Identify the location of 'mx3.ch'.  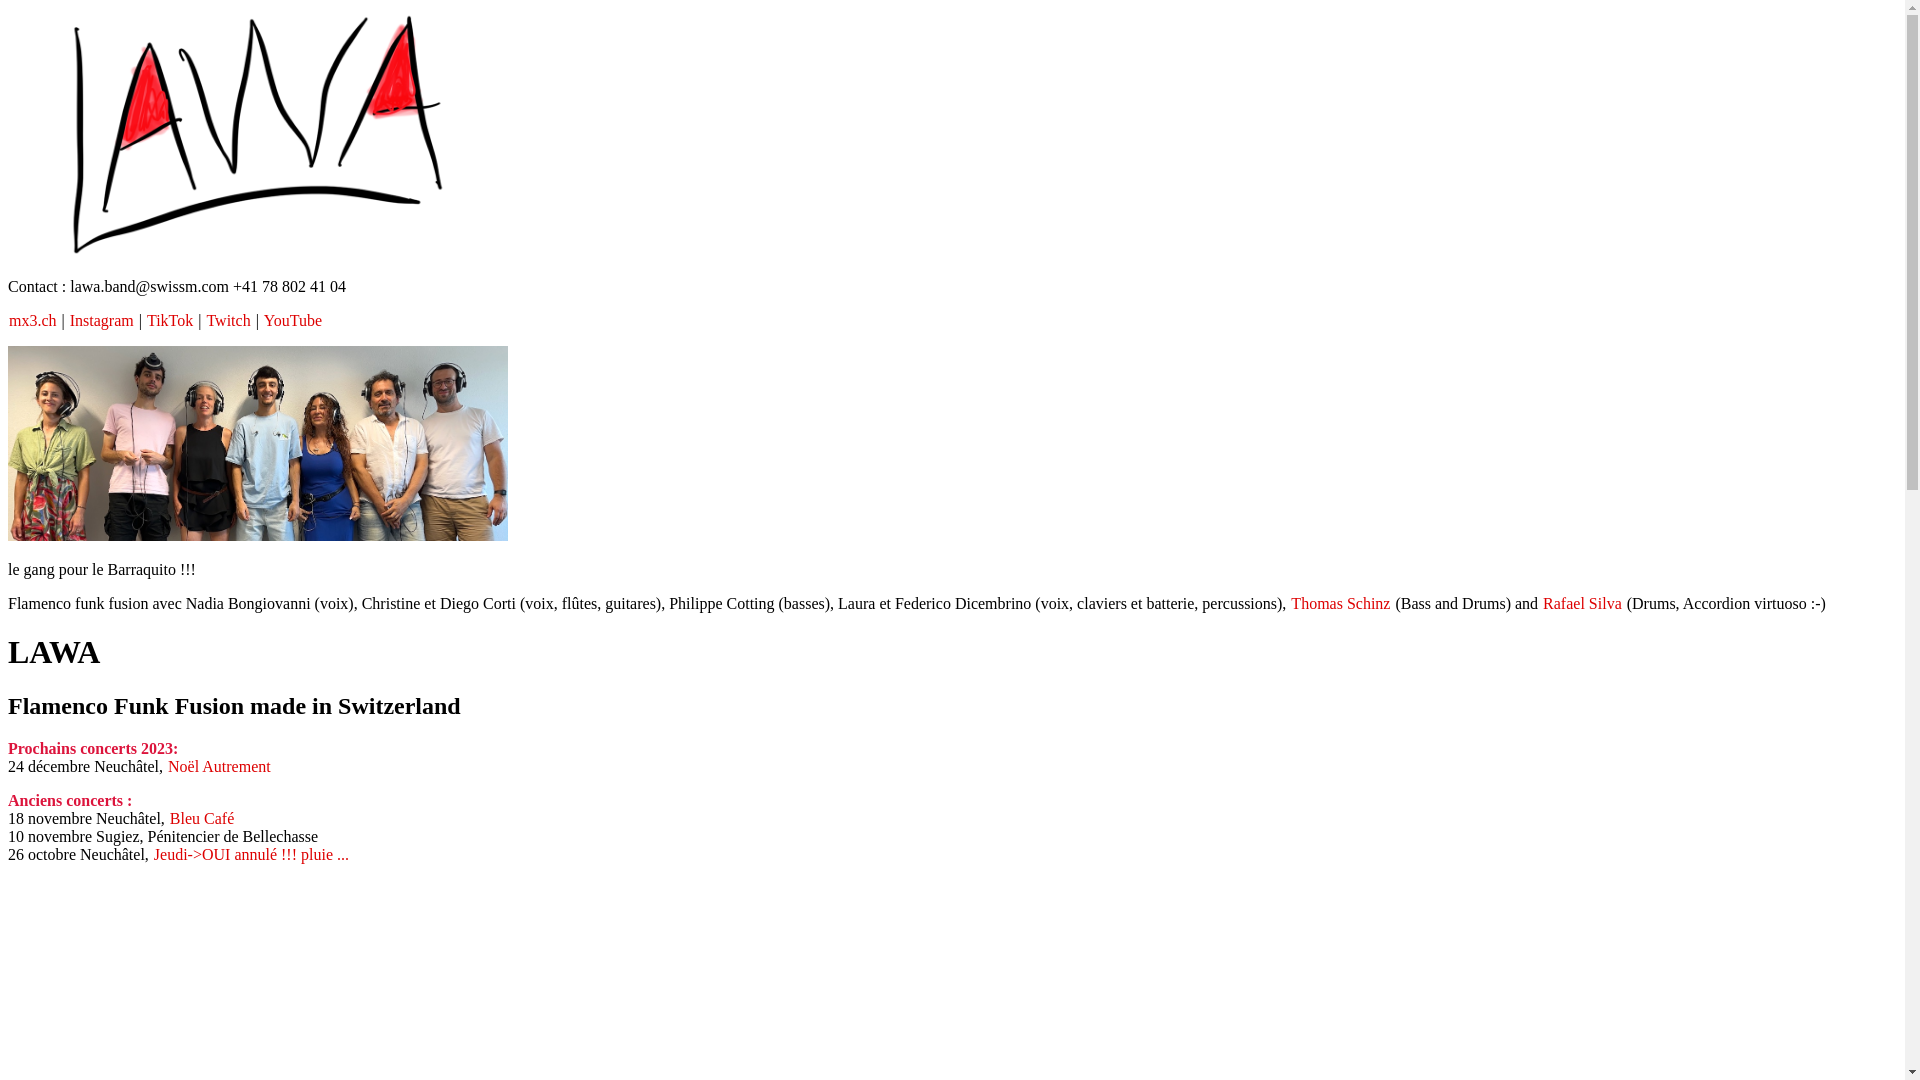
(33, 318).